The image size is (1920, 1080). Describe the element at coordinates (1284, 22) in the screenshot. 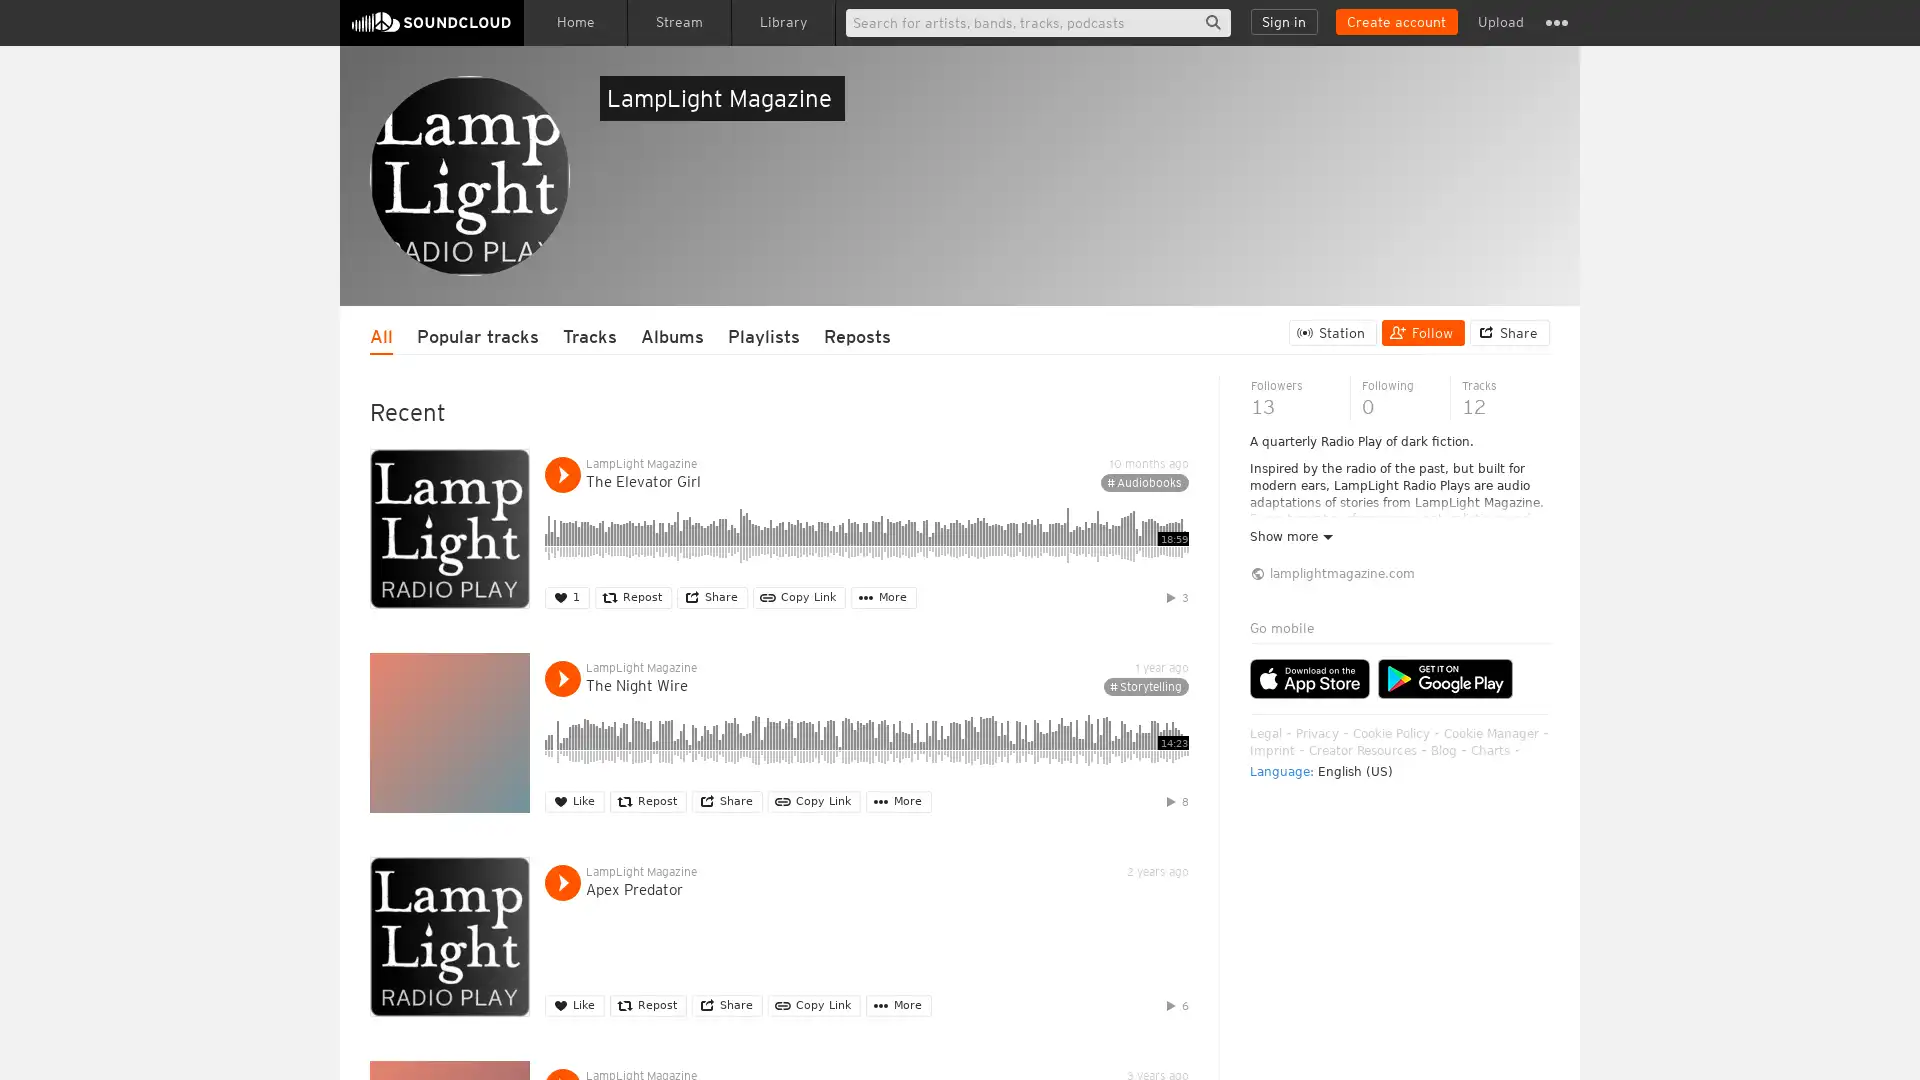

I see `Sign in` at that location.